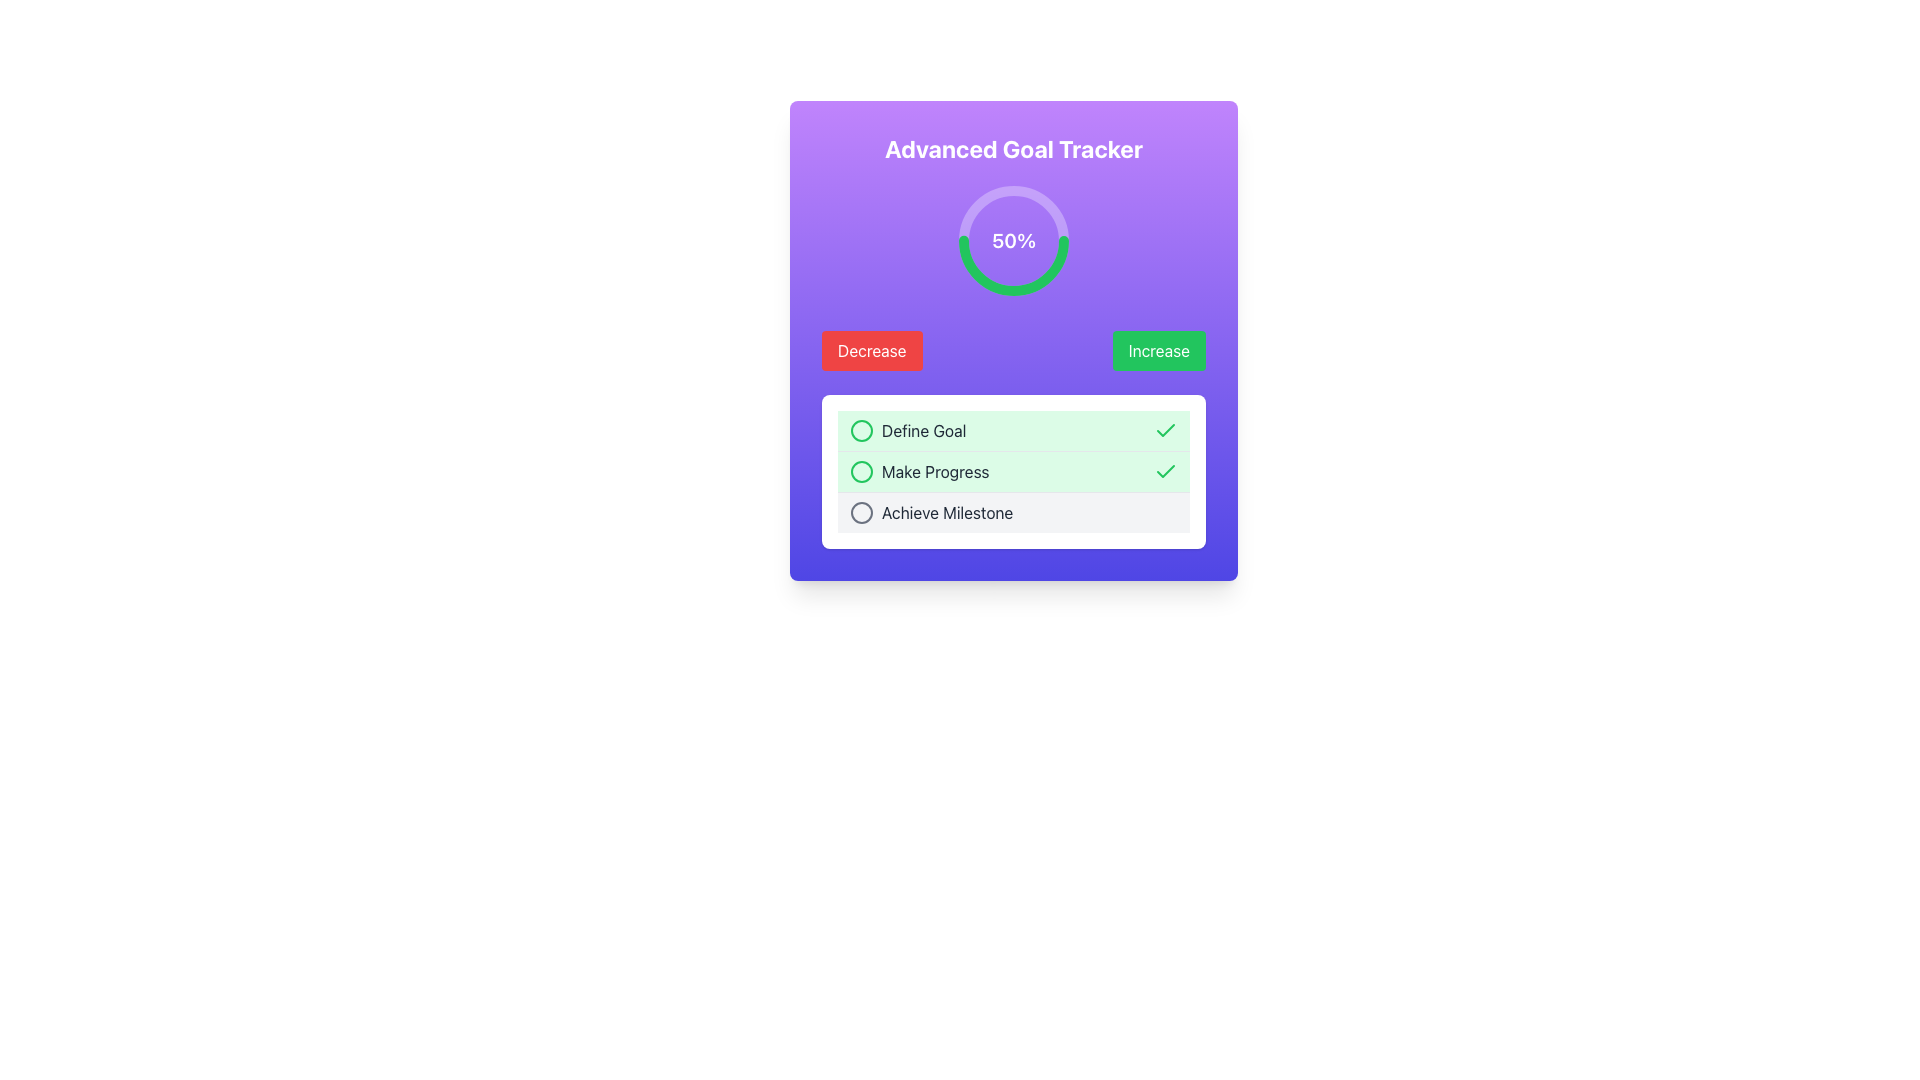 The image size is (1920, 1080). I want to click on the Milestone Indicator for 'Achieve Milestone', which is the last item in the list indicating its current state as incomplete, so click(1013, 511).